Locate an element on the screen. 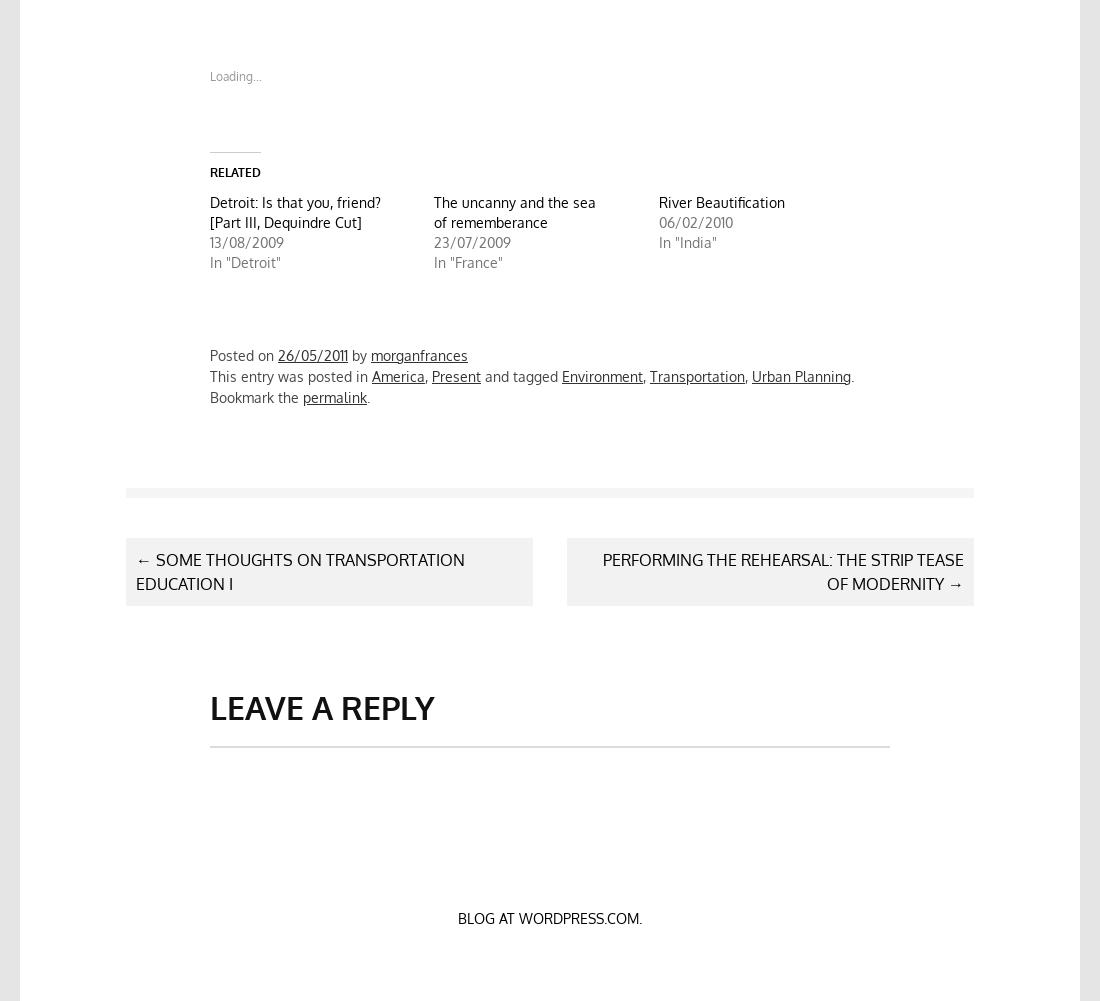 This screenshot has width=1100, height=1001. 'and tagged' is located at coordinates (521, 375).